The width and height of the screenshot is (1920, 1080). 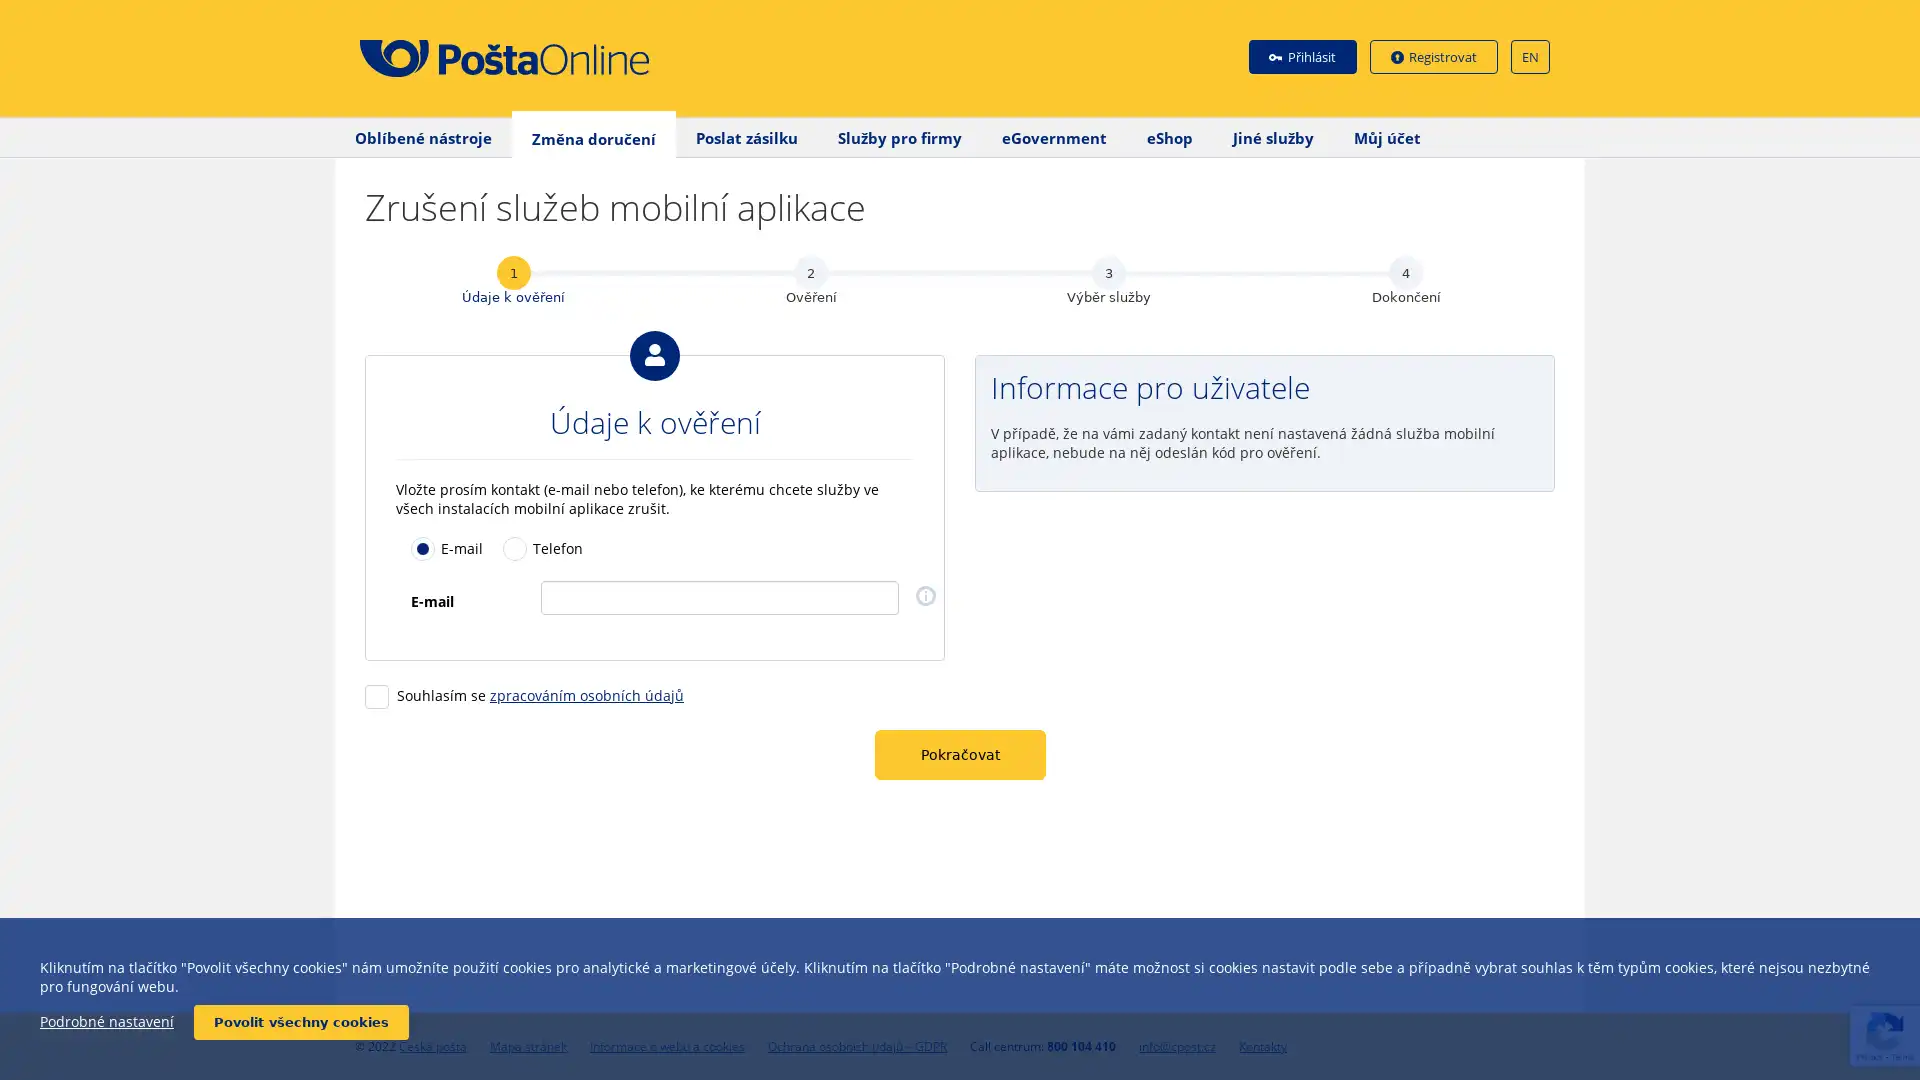 I want to click on Povolit vsechny cookies, so click(x=300, y=1022).